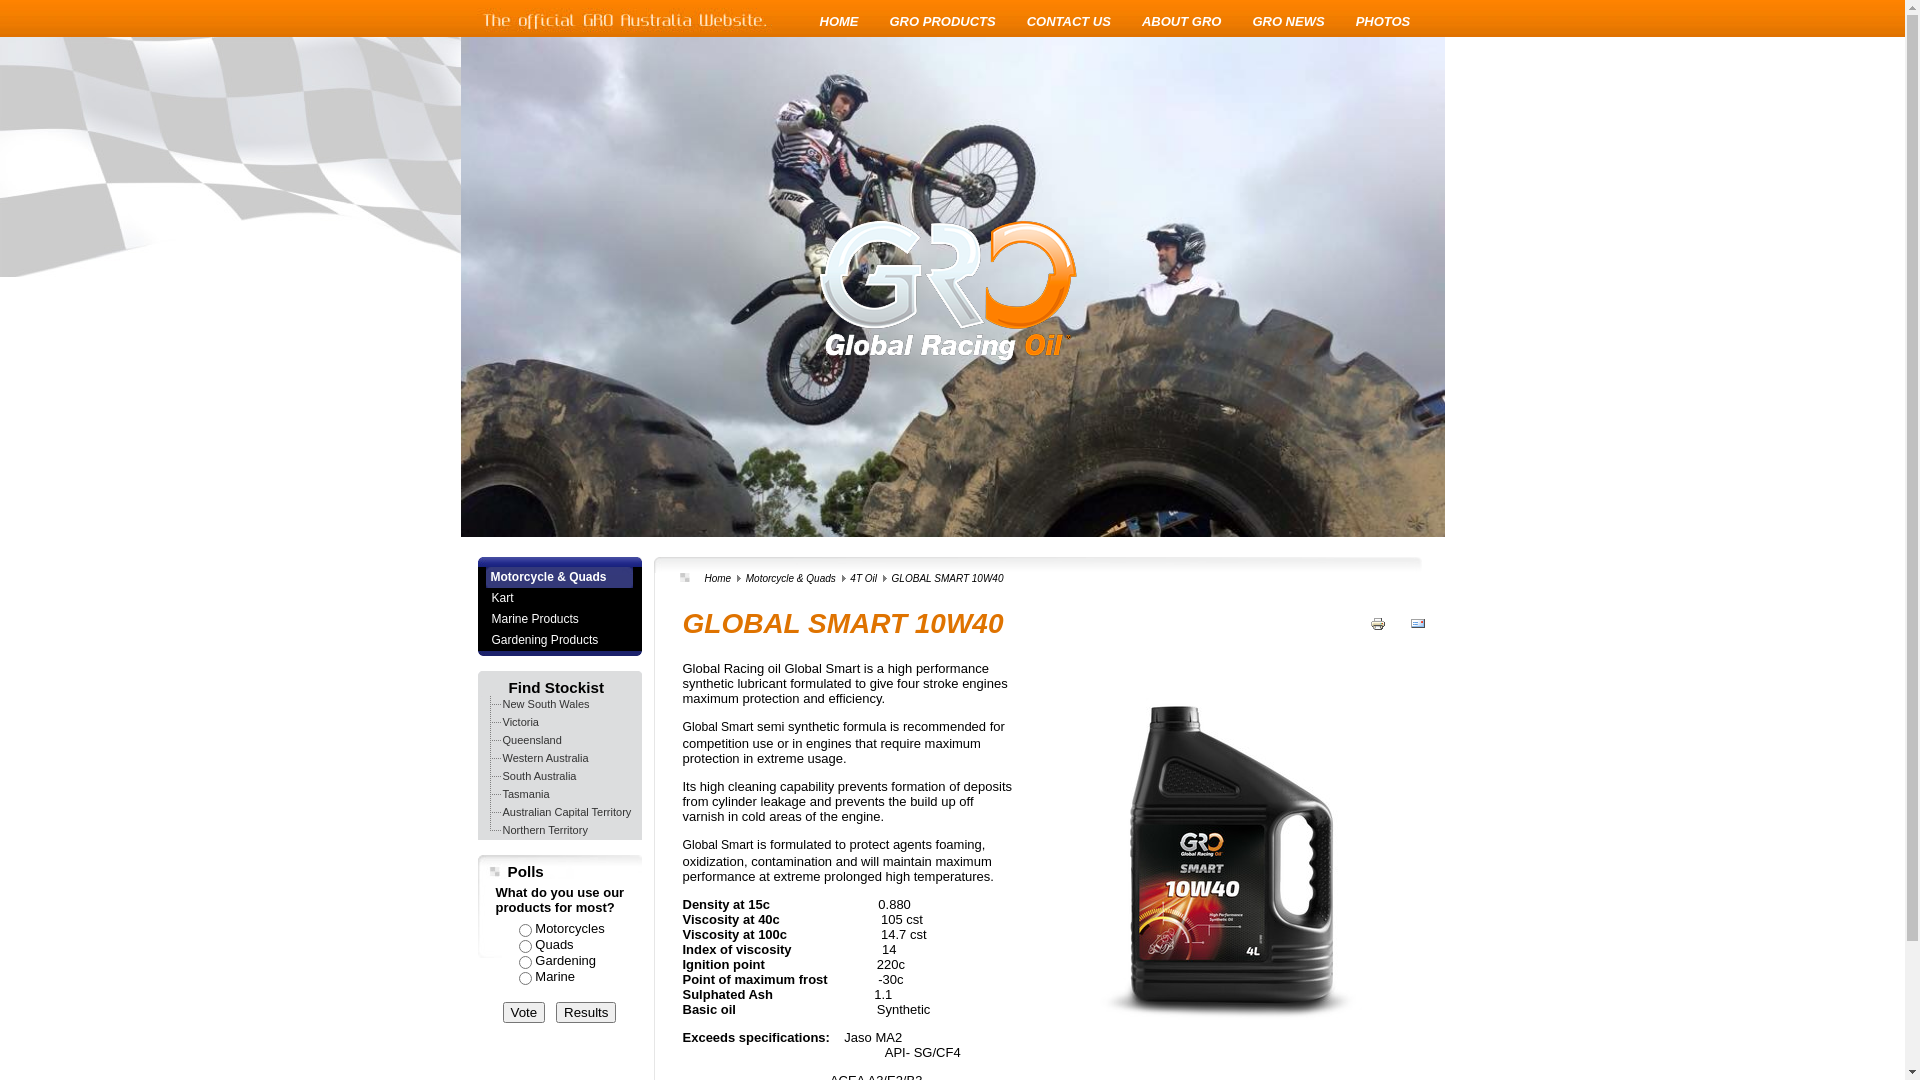 This screenshot has width=1920, height=1080. Describe the element at coordinates (545, 758) in the screenshot. I see `'Western Australia'` at that location.